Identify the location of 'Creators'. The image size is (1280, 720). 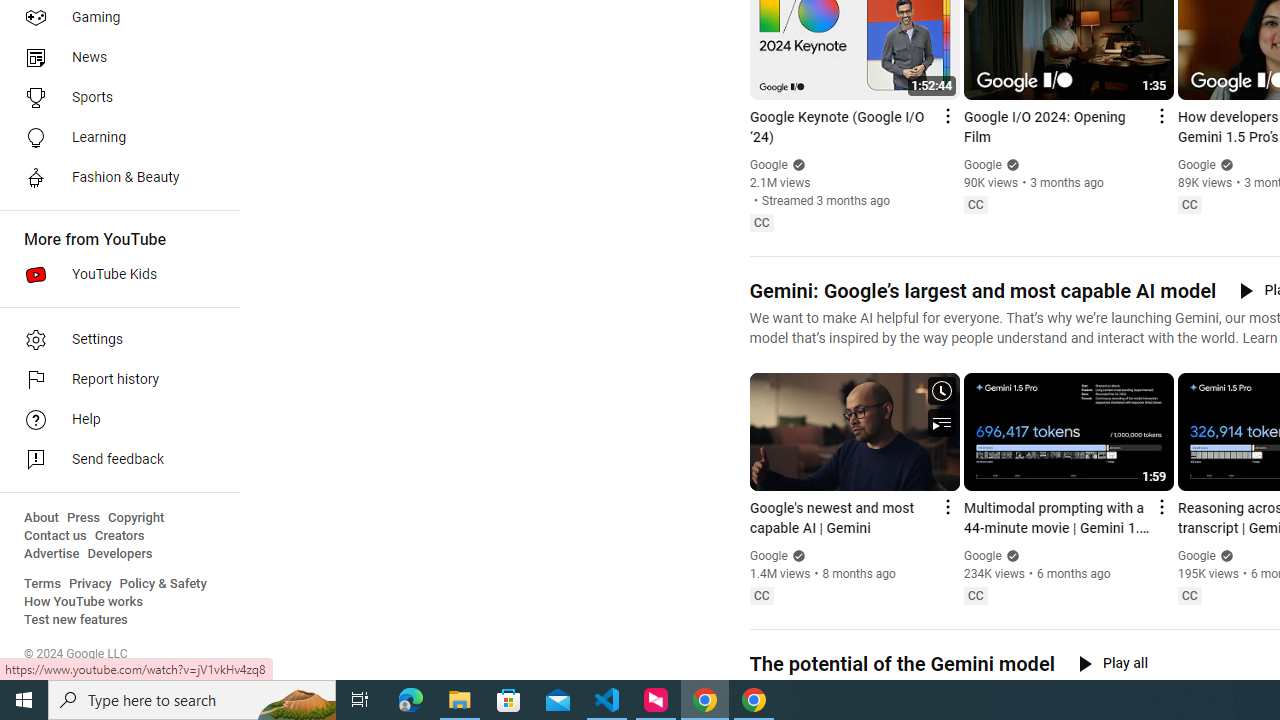
(118, 535).